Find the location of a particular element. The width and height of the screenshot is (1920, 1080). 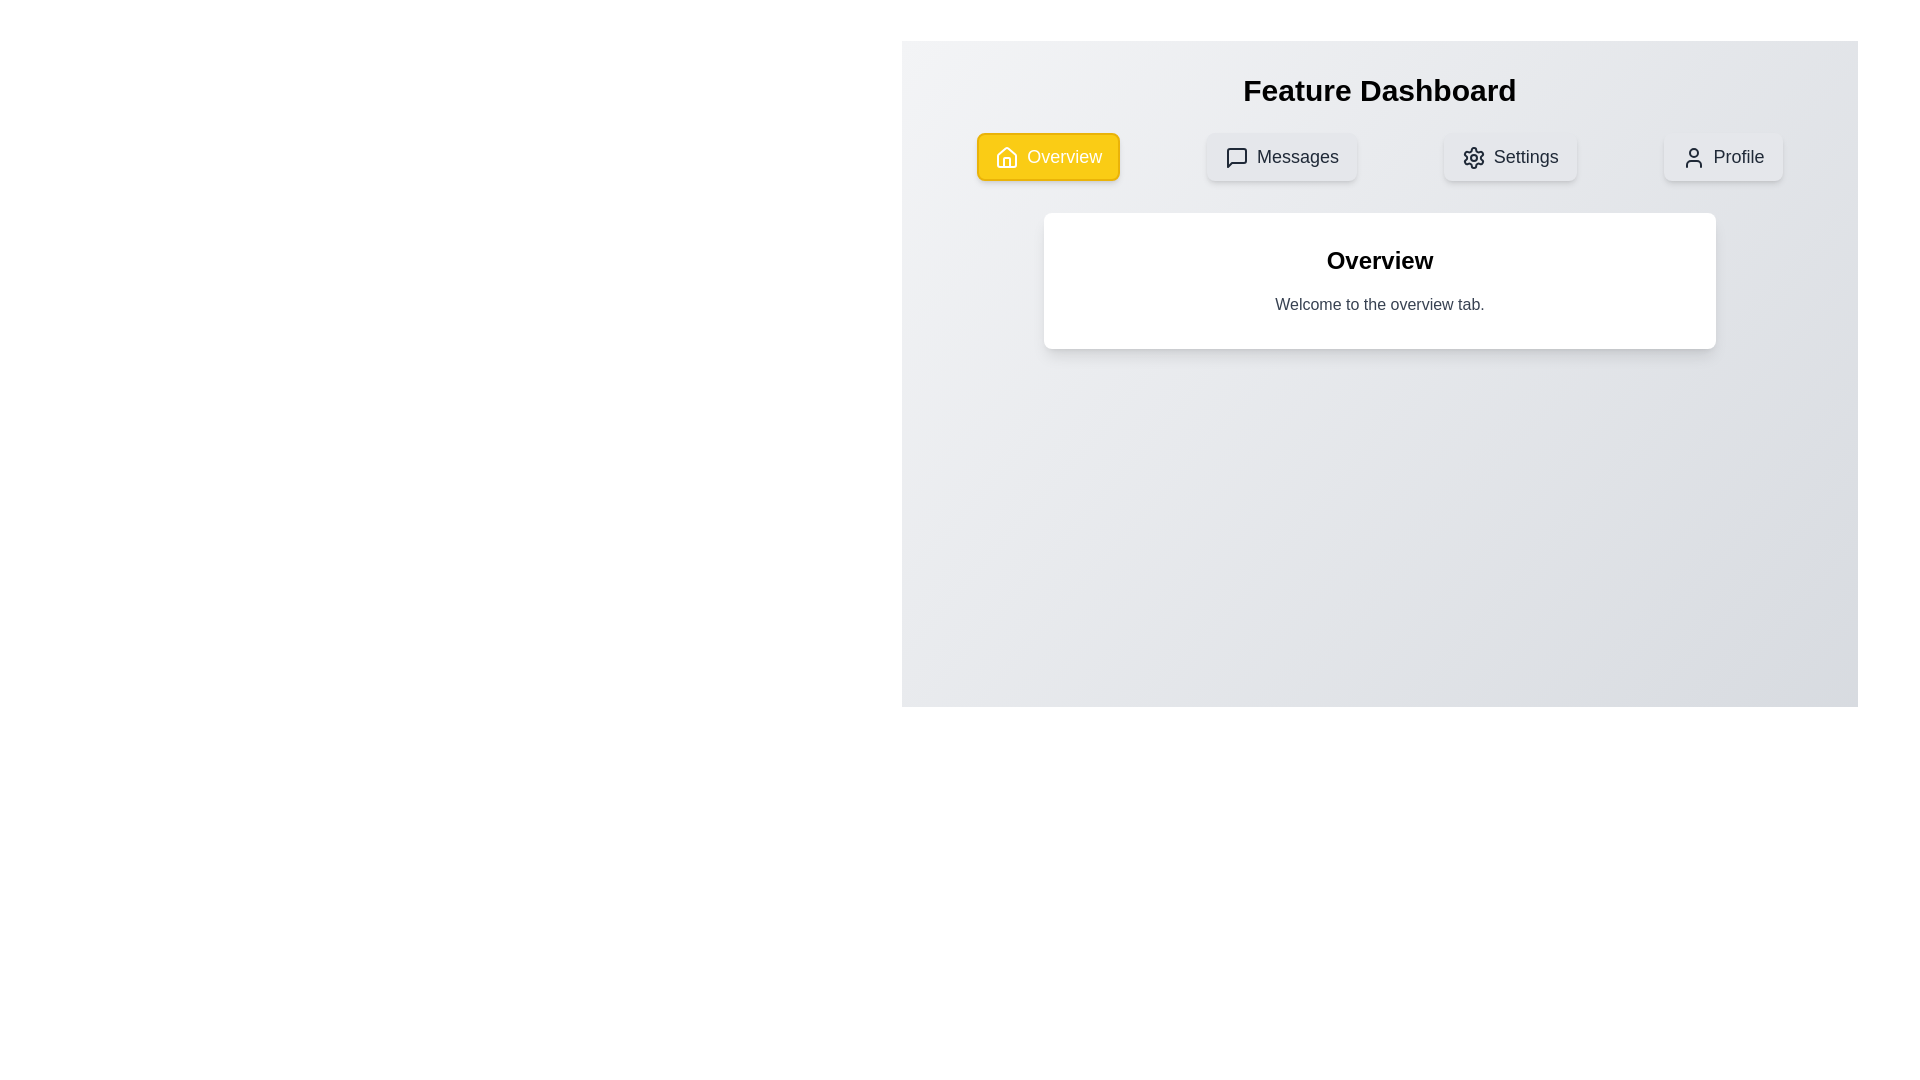

the Profile tab by clicking the corresponding navigation button is located at coordinates (1722, 156).